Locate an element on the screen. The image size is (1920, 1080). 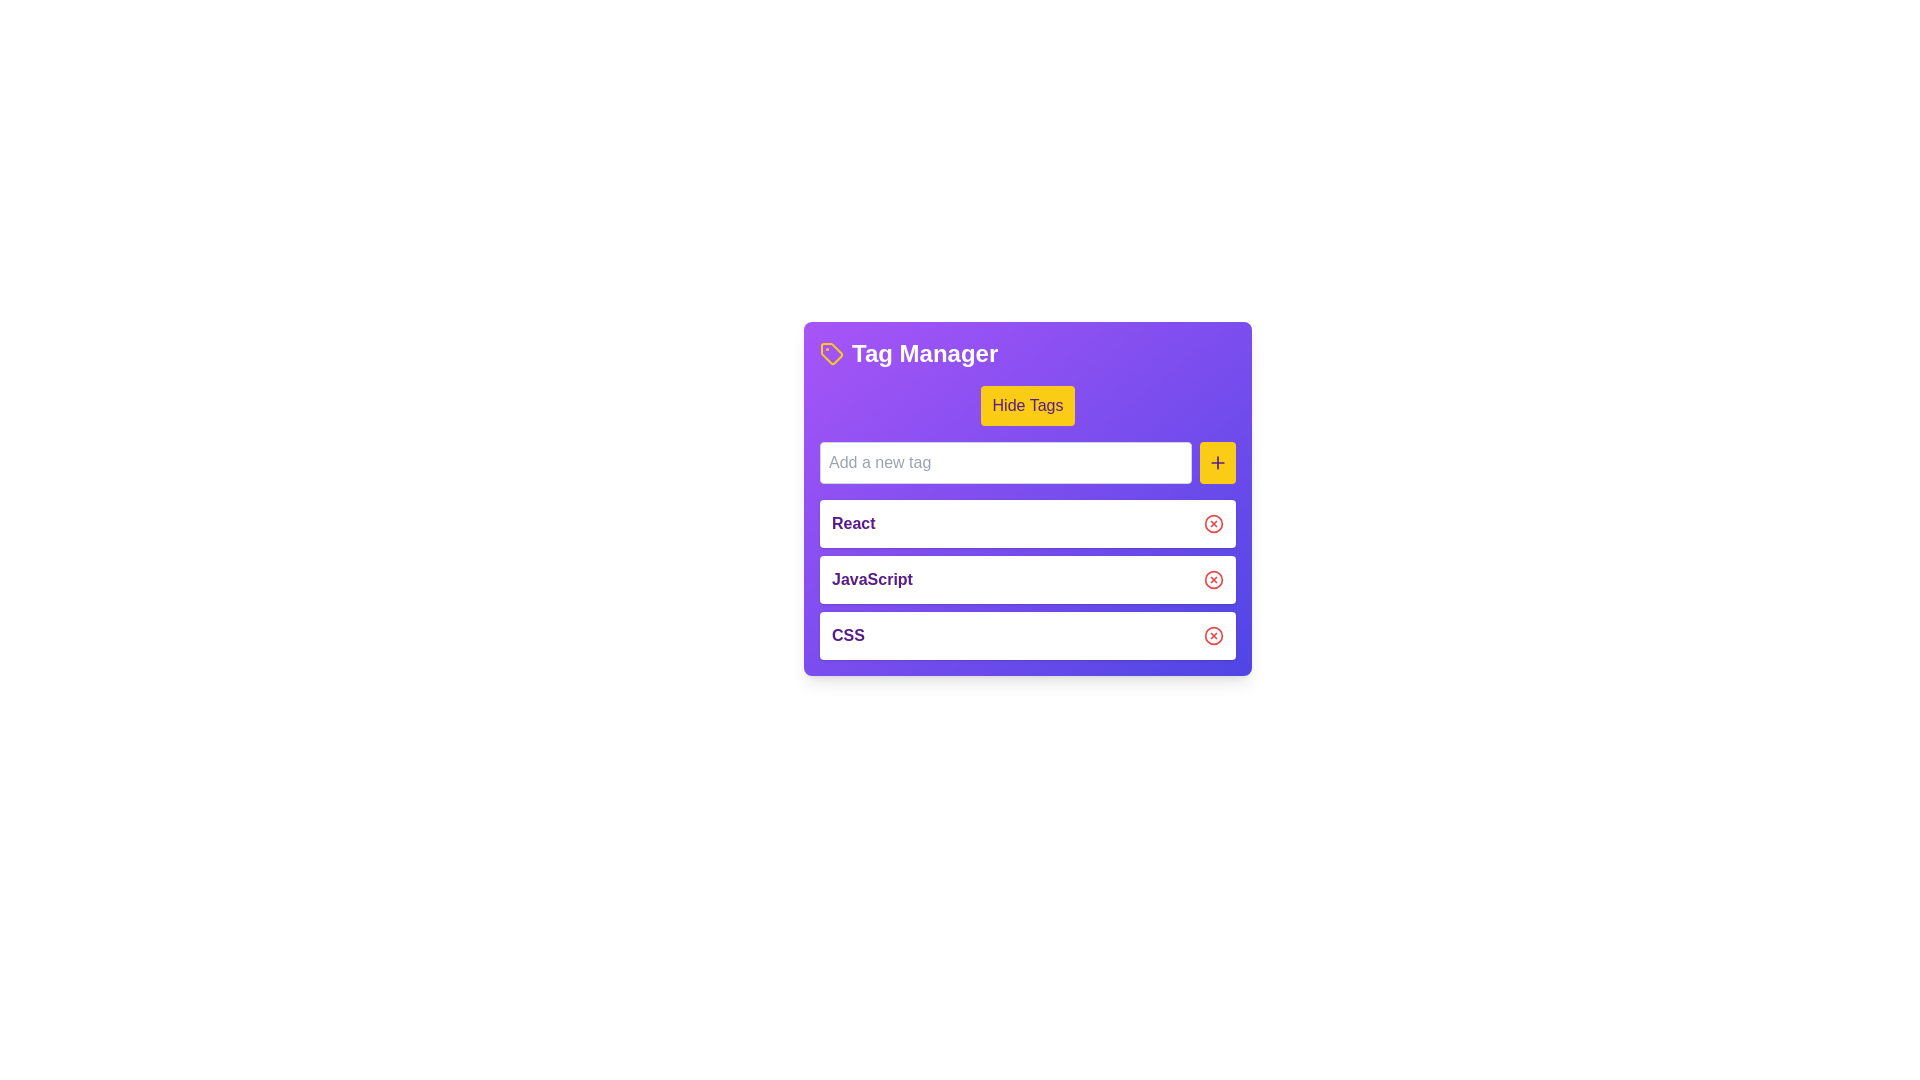
the 'JavaScript' tag entry in the Tag Manager is located at coordinates (1027, 579).